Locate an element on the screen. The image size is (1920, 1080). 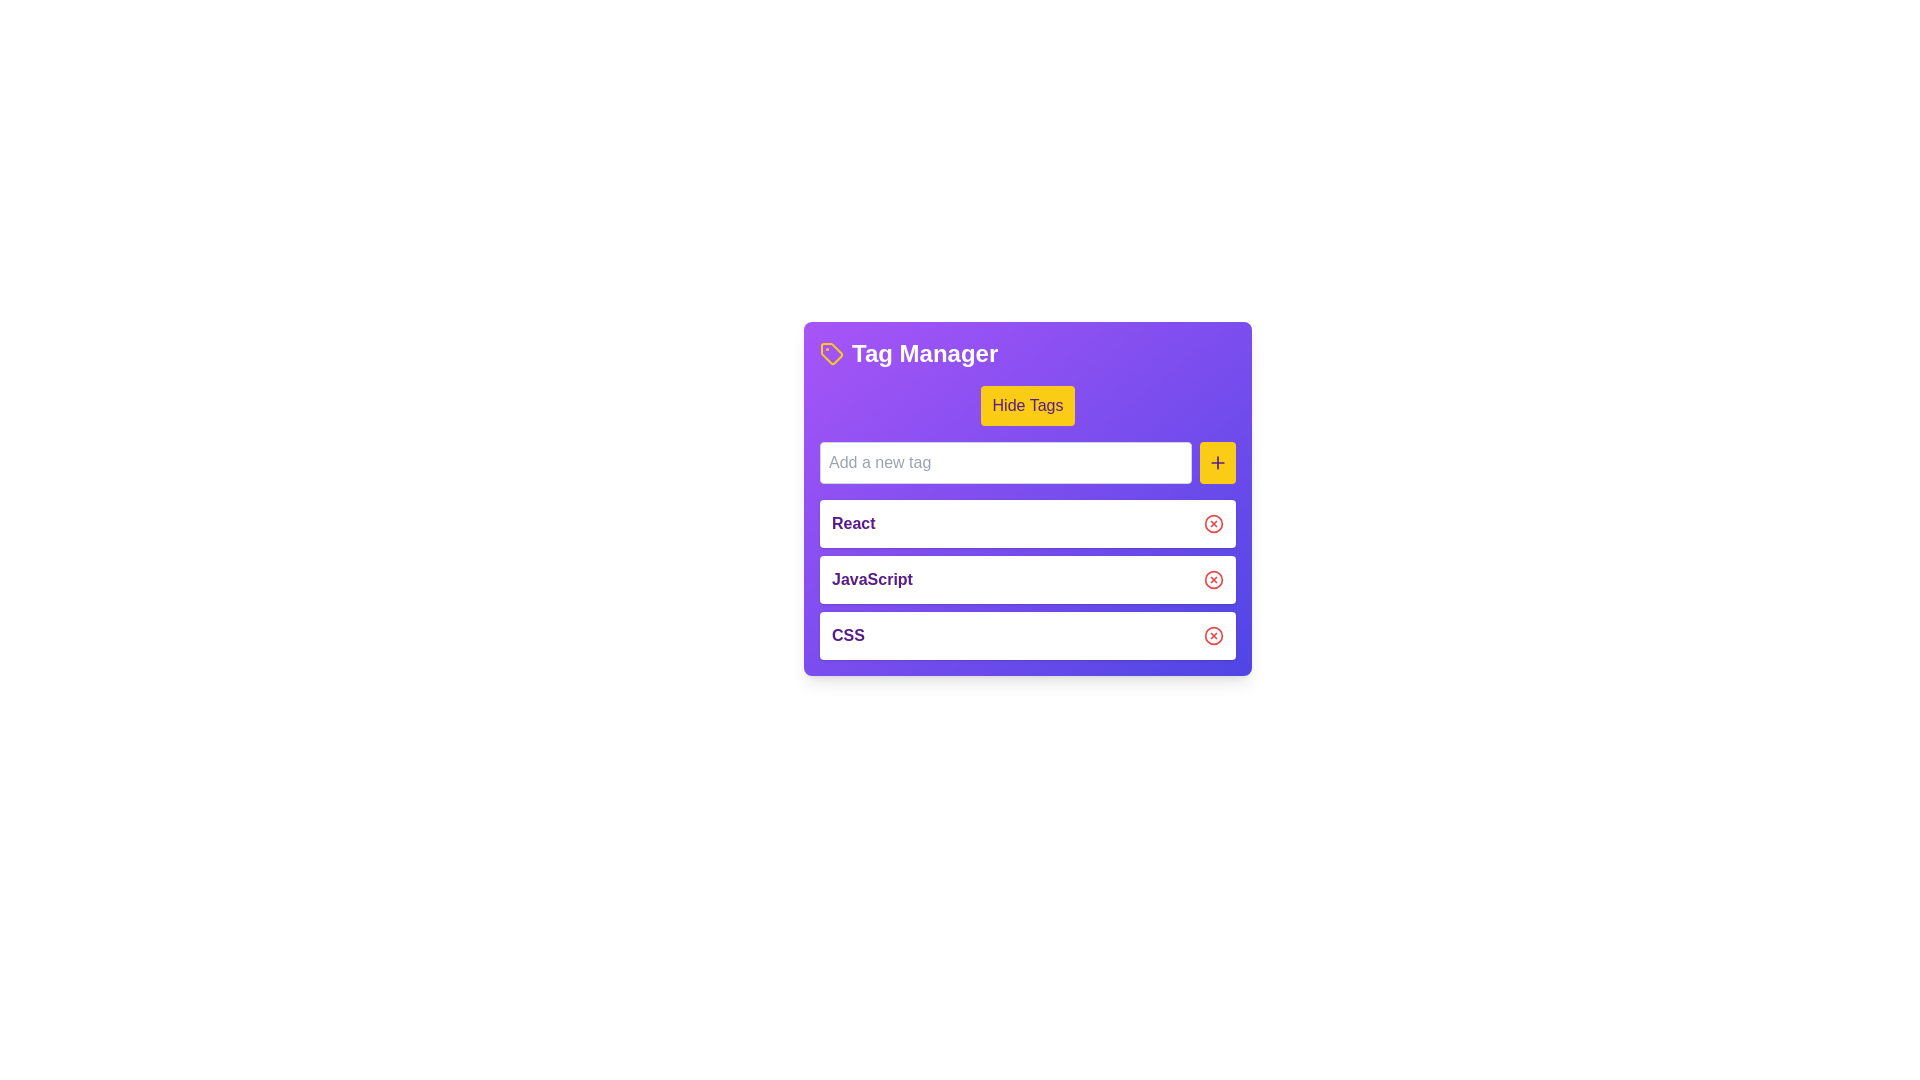
the 'JavaScript' tag entry in the Tag Manager is located at coordinates (1027, 579).